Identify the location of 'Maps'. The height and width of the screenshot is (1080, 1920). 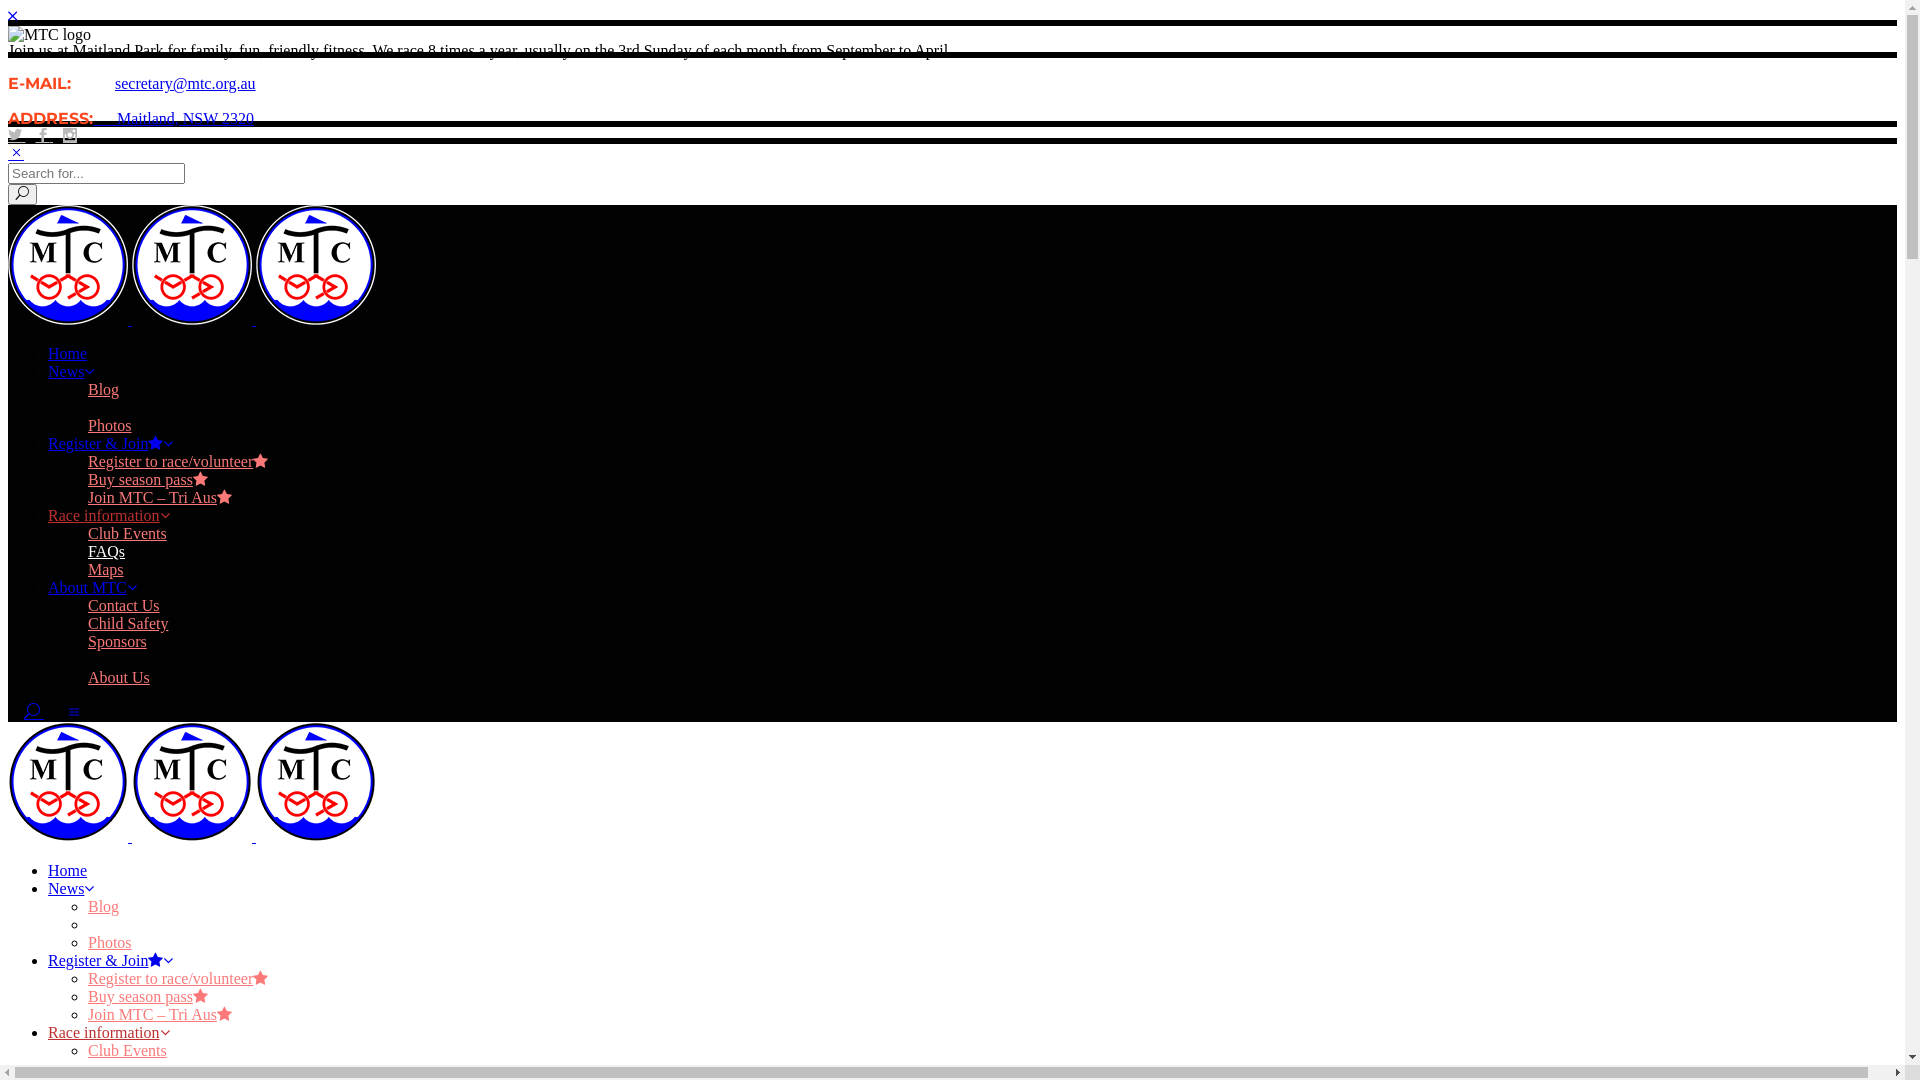
(104, 569).